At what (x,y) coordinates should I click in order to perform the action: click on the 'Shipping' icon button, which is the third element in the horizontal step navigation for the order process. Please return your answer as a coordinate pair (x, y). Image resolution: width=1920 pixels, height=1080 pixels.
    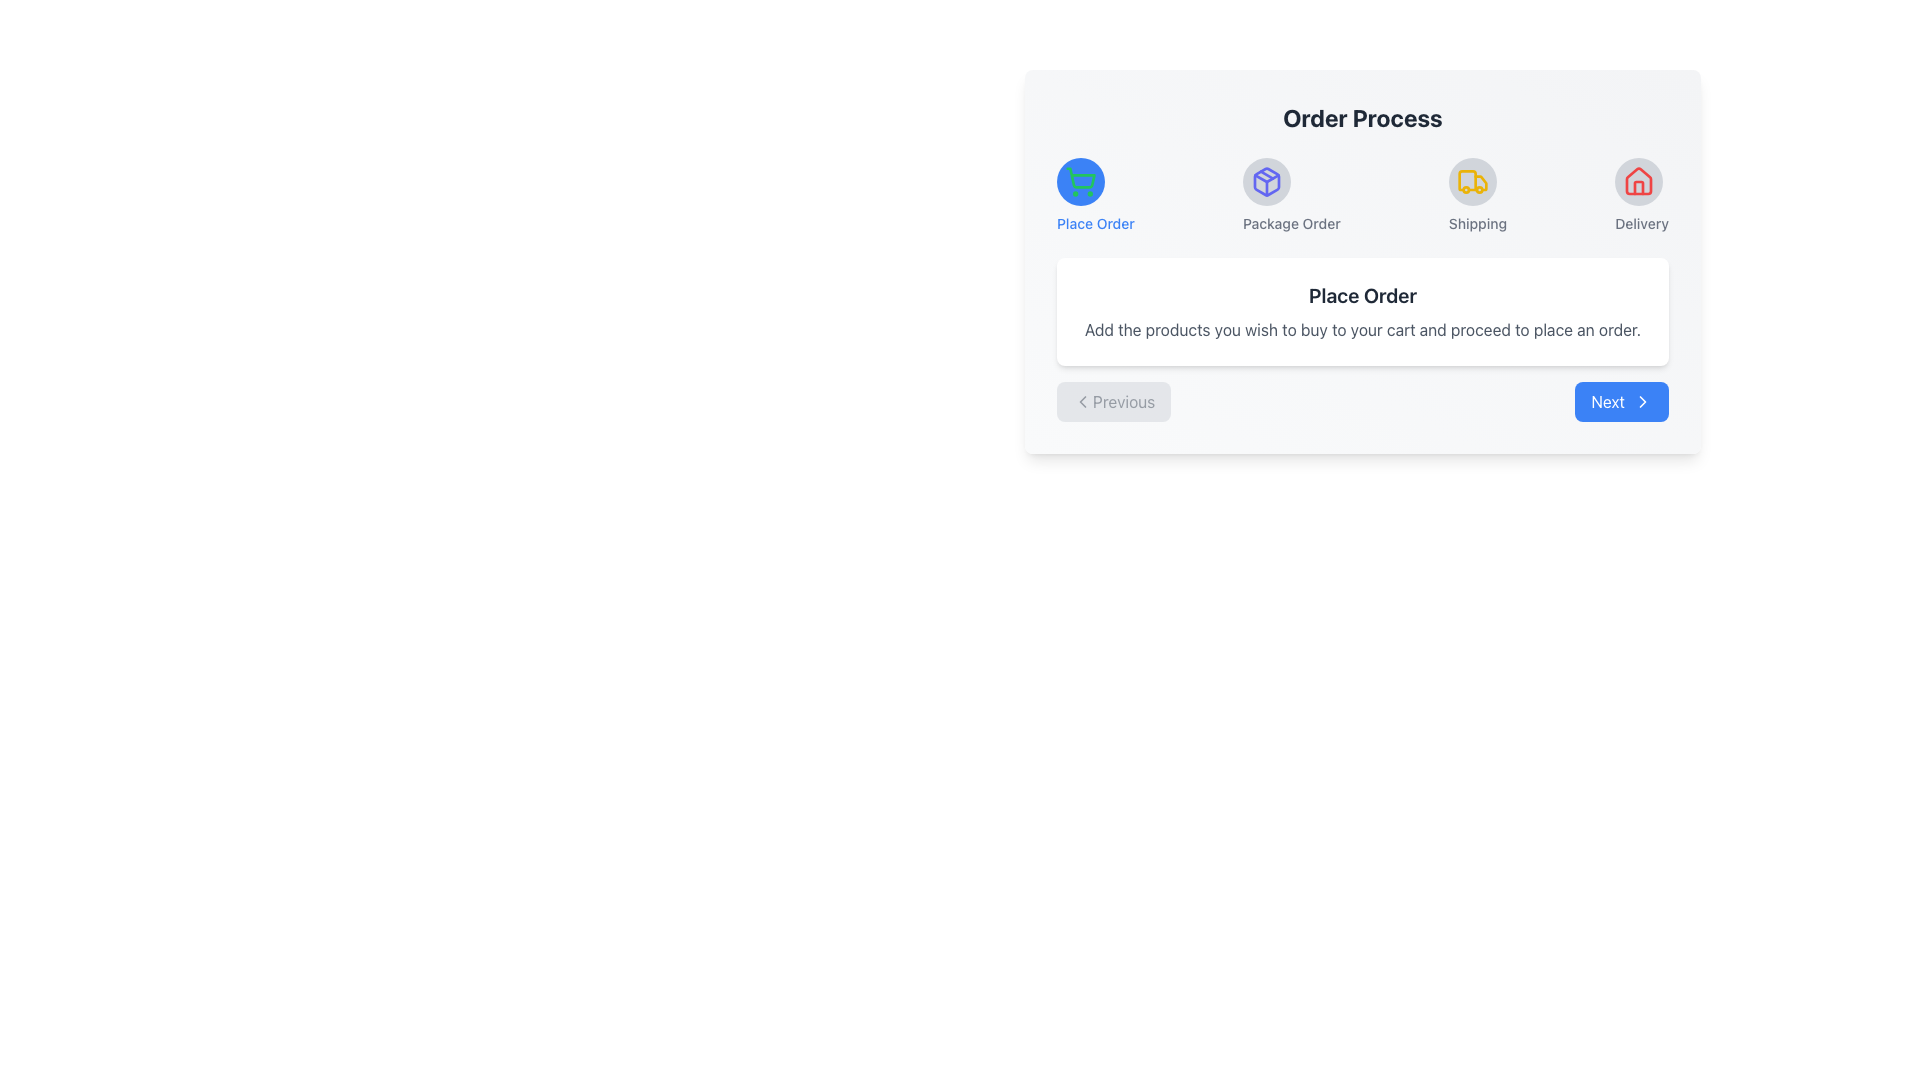
    Looking at the image, I should click on (1472, 181).